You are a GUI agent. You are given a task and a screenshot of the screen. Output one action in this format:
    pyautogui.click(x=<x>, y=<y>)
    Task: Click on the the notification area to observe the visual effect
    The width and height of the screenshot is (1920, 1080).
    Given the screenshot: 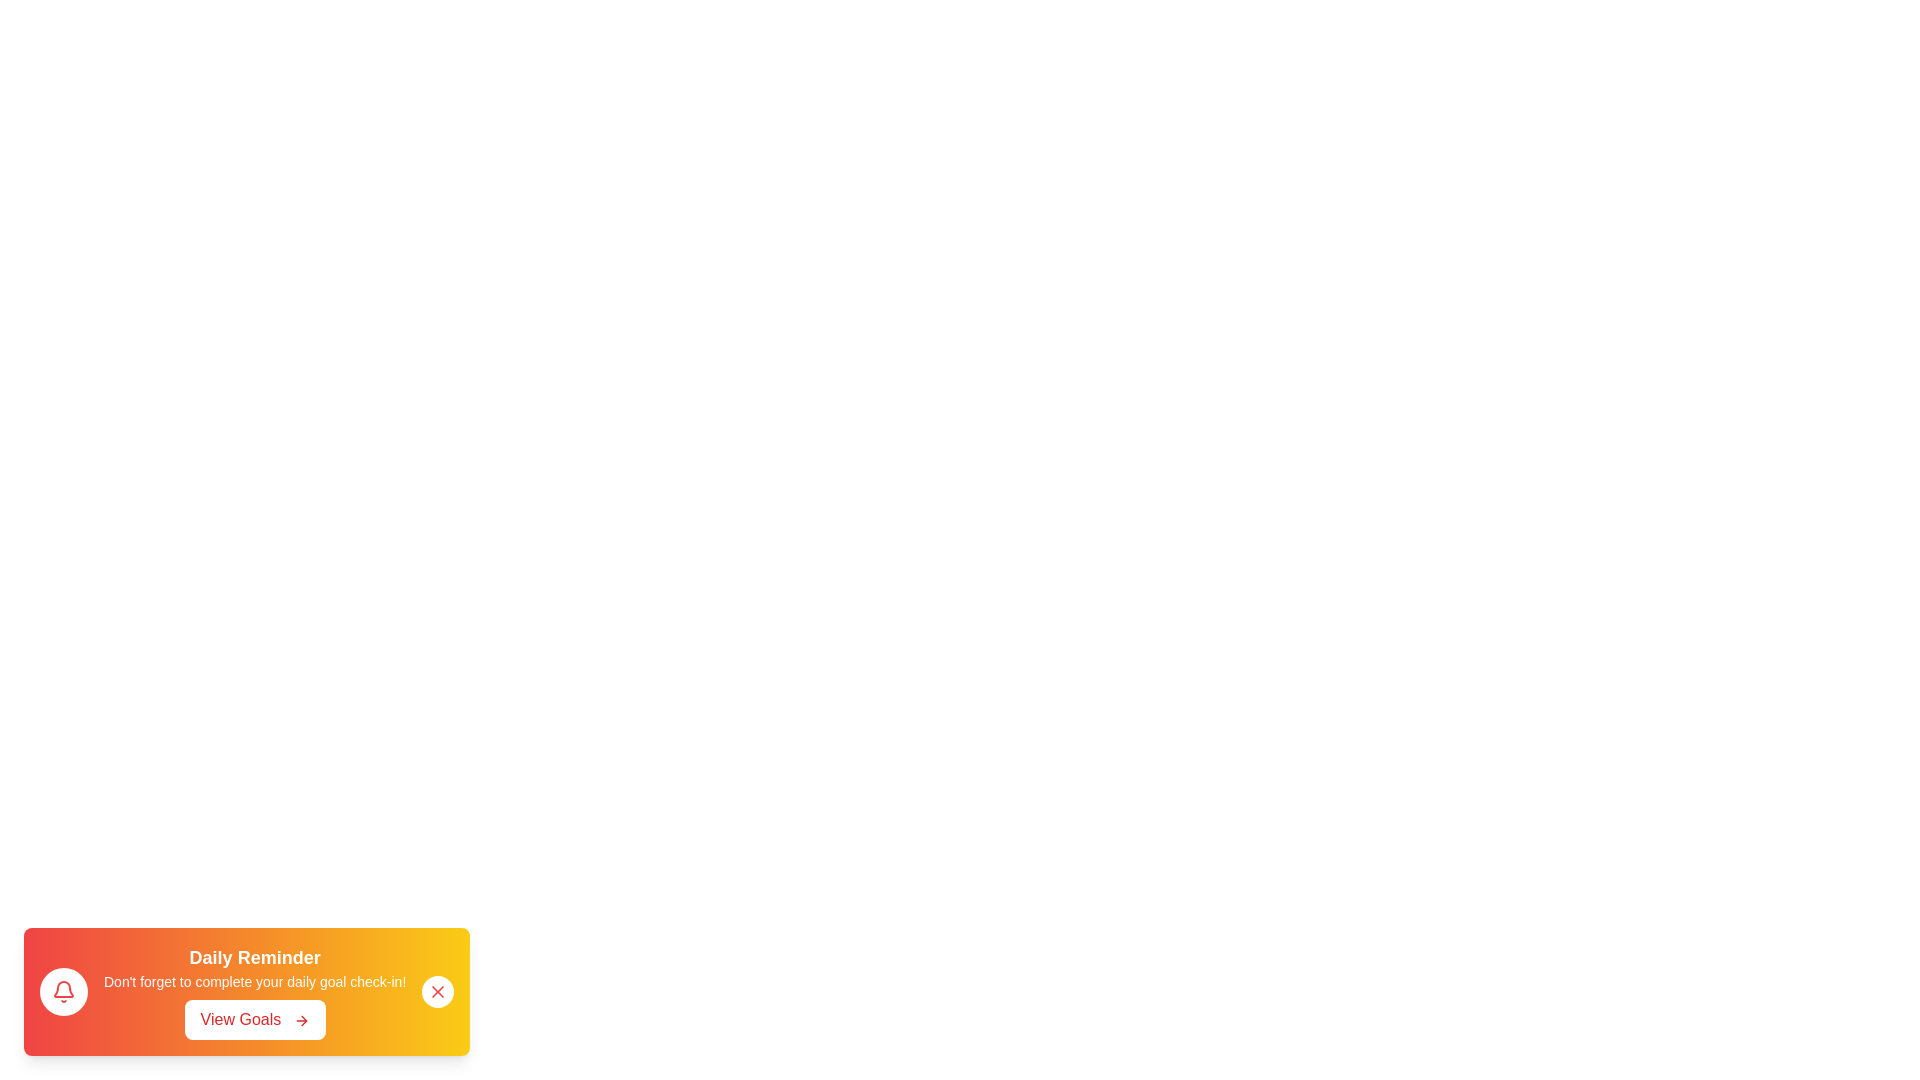 What is the action you would take?
    pyautogui.click(x=245, y=991)
    